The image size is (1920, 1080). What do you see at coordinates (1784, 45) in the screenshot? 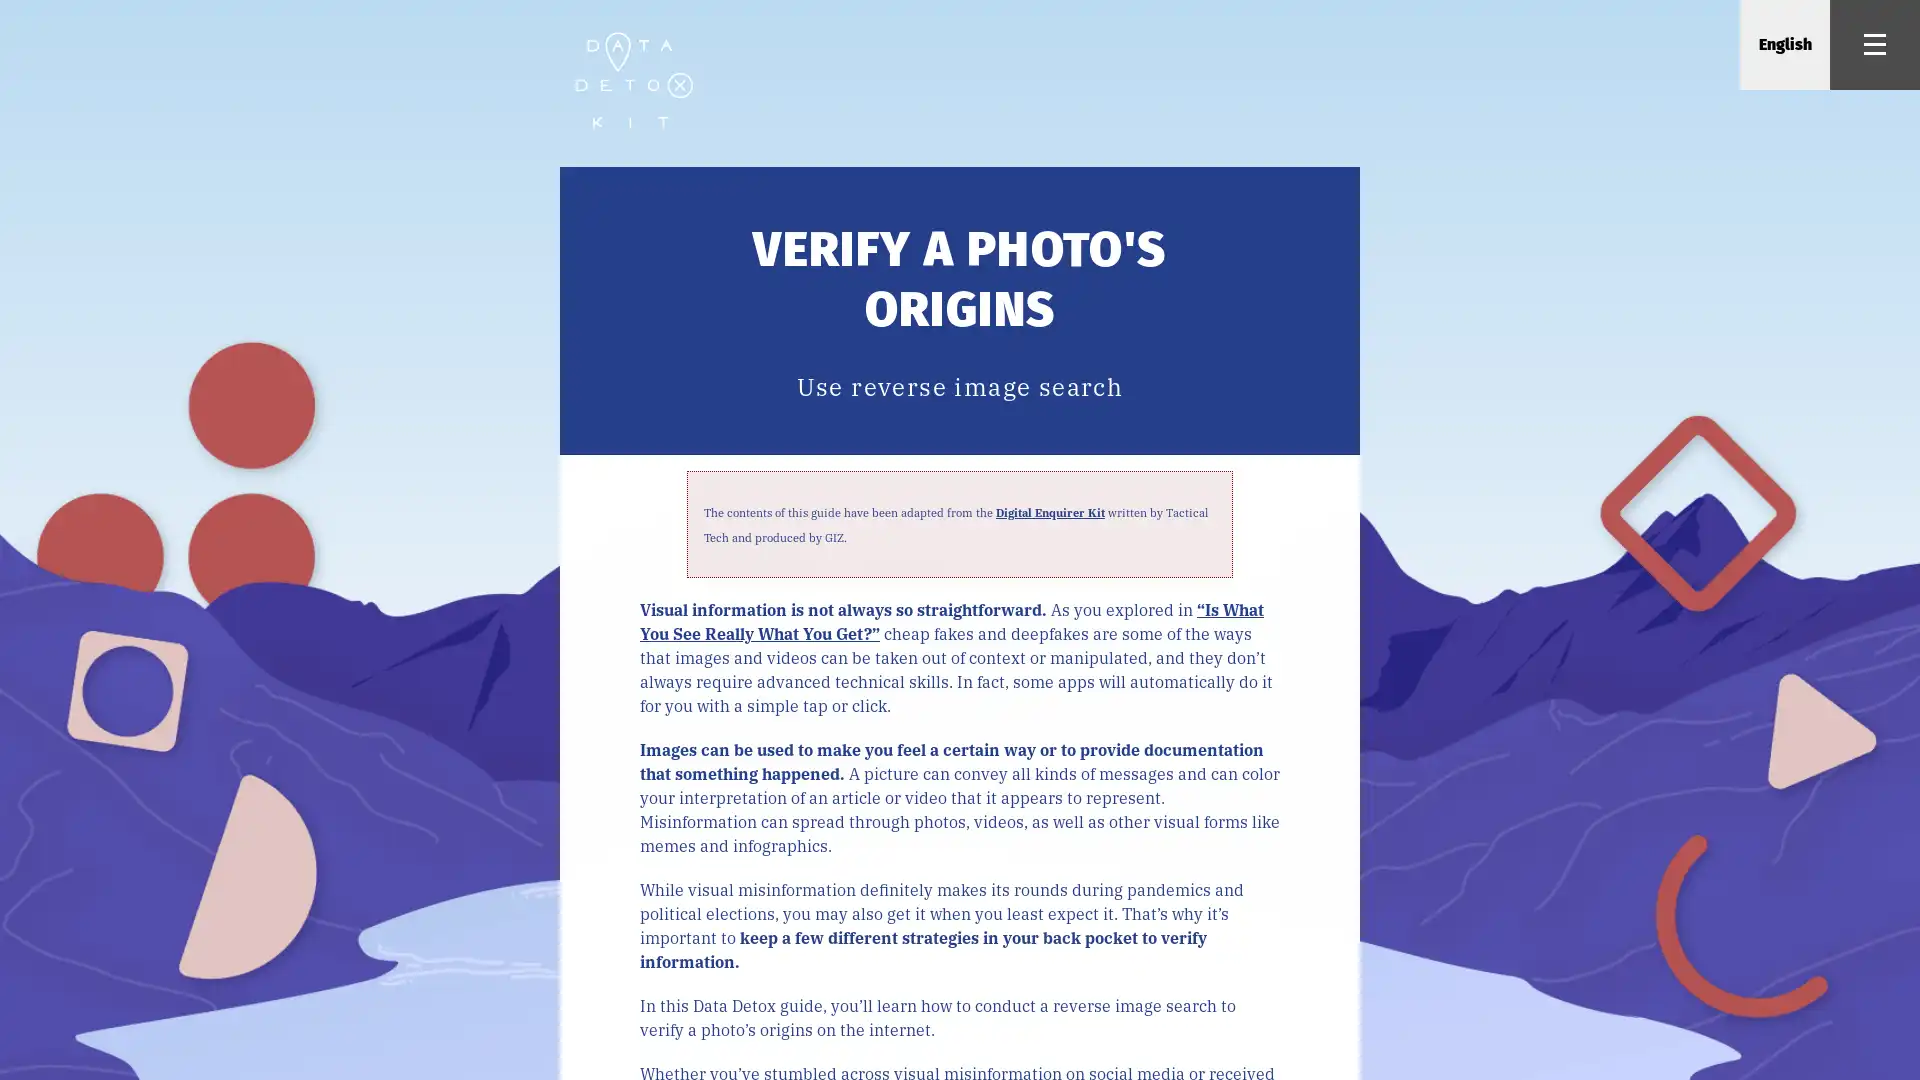
I see `English` at bounding box center [1784, 45].